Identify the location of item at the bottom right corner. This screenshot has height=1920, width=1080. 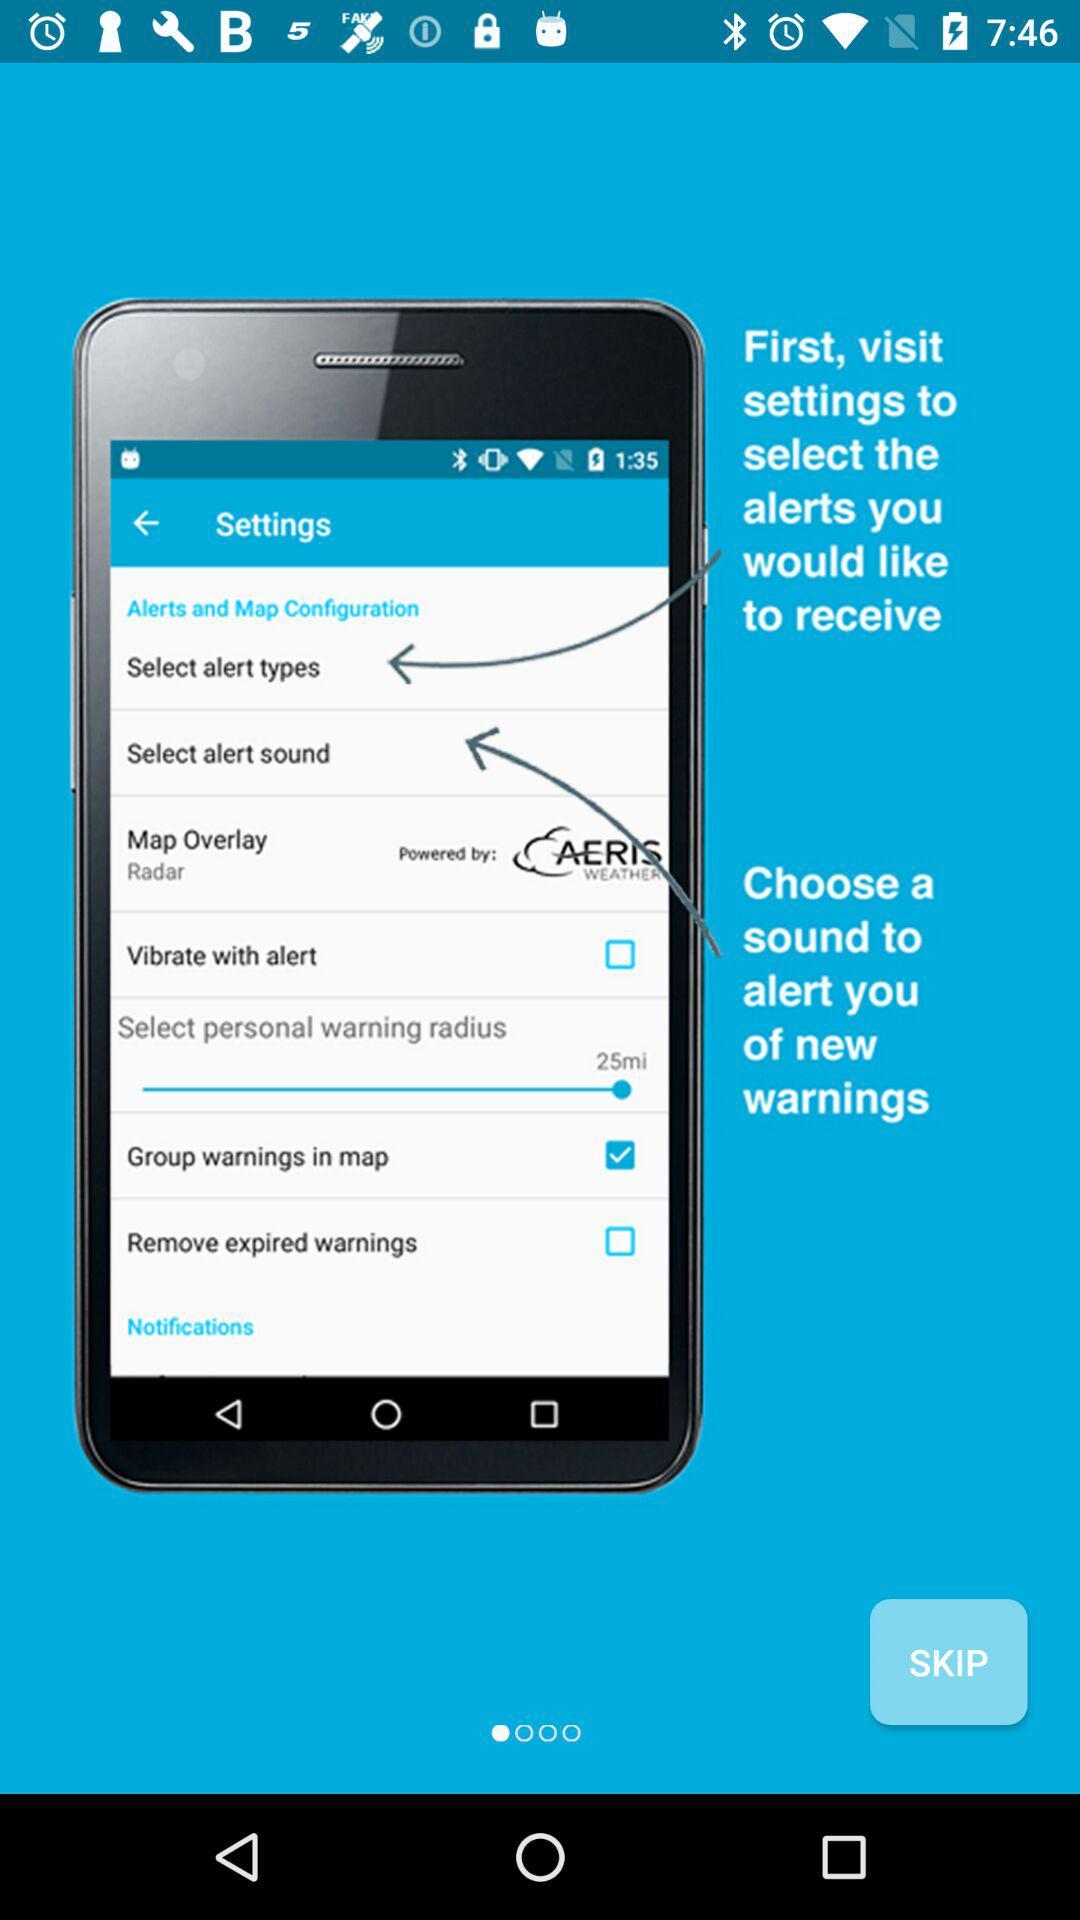
(947, 1661).